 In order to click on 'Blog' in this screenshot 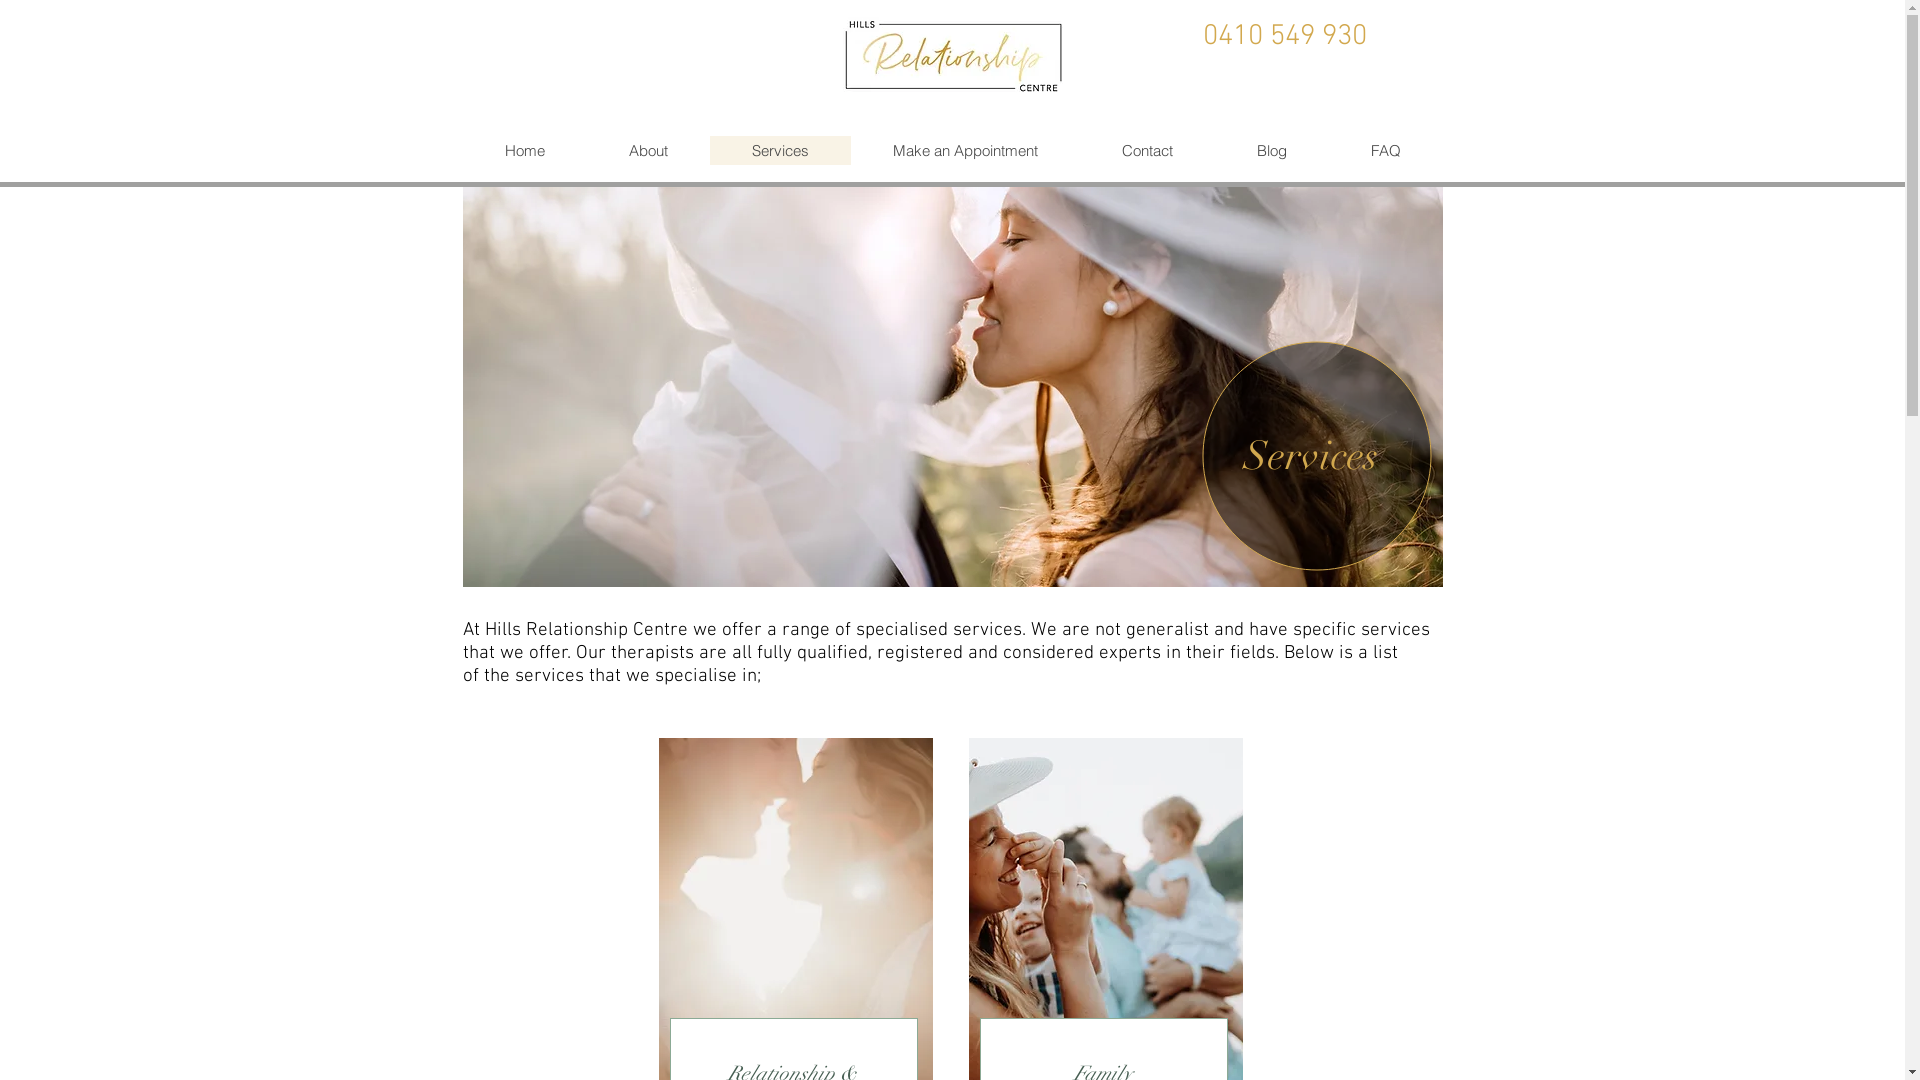, I will do `click(1270, 149)`.